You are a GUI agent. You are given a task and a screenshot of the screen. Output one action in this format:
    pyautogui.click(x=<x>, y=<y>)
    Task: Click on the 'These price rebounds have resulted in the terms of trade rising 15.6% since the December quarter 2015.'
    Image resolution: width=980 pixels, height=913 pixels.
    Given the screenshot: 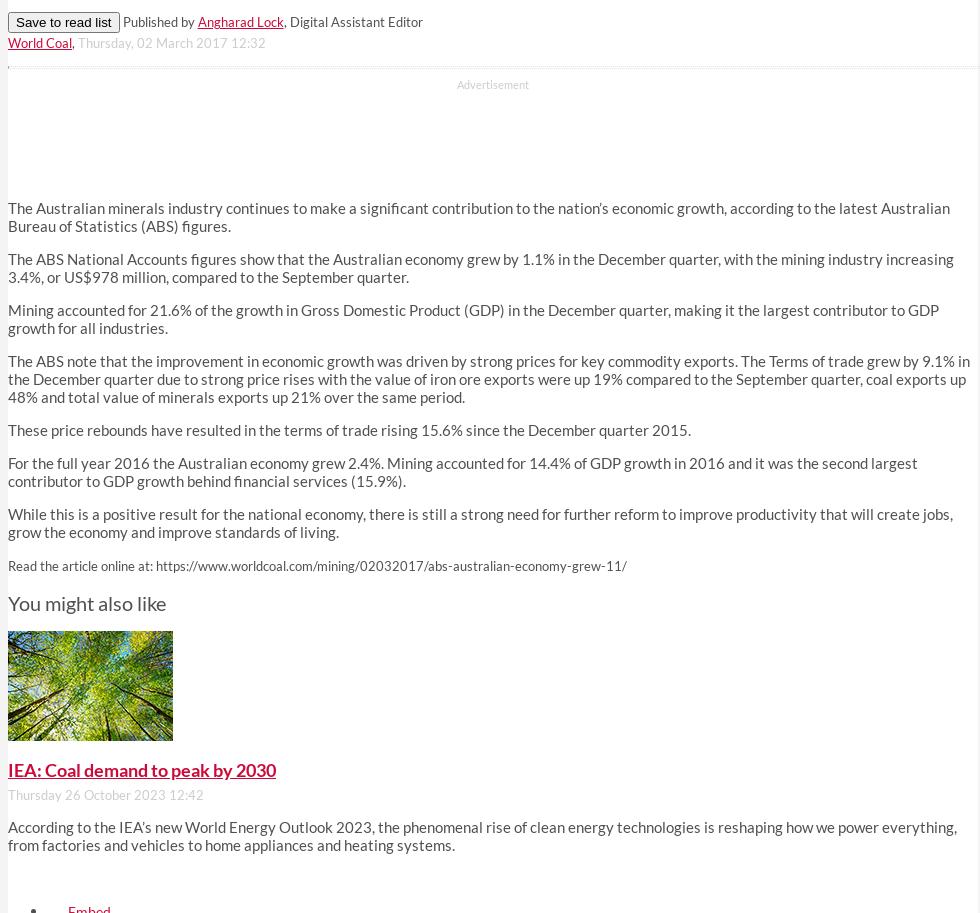 What is the action you would take?
    pyautogui.click(x=349, y=430)
    